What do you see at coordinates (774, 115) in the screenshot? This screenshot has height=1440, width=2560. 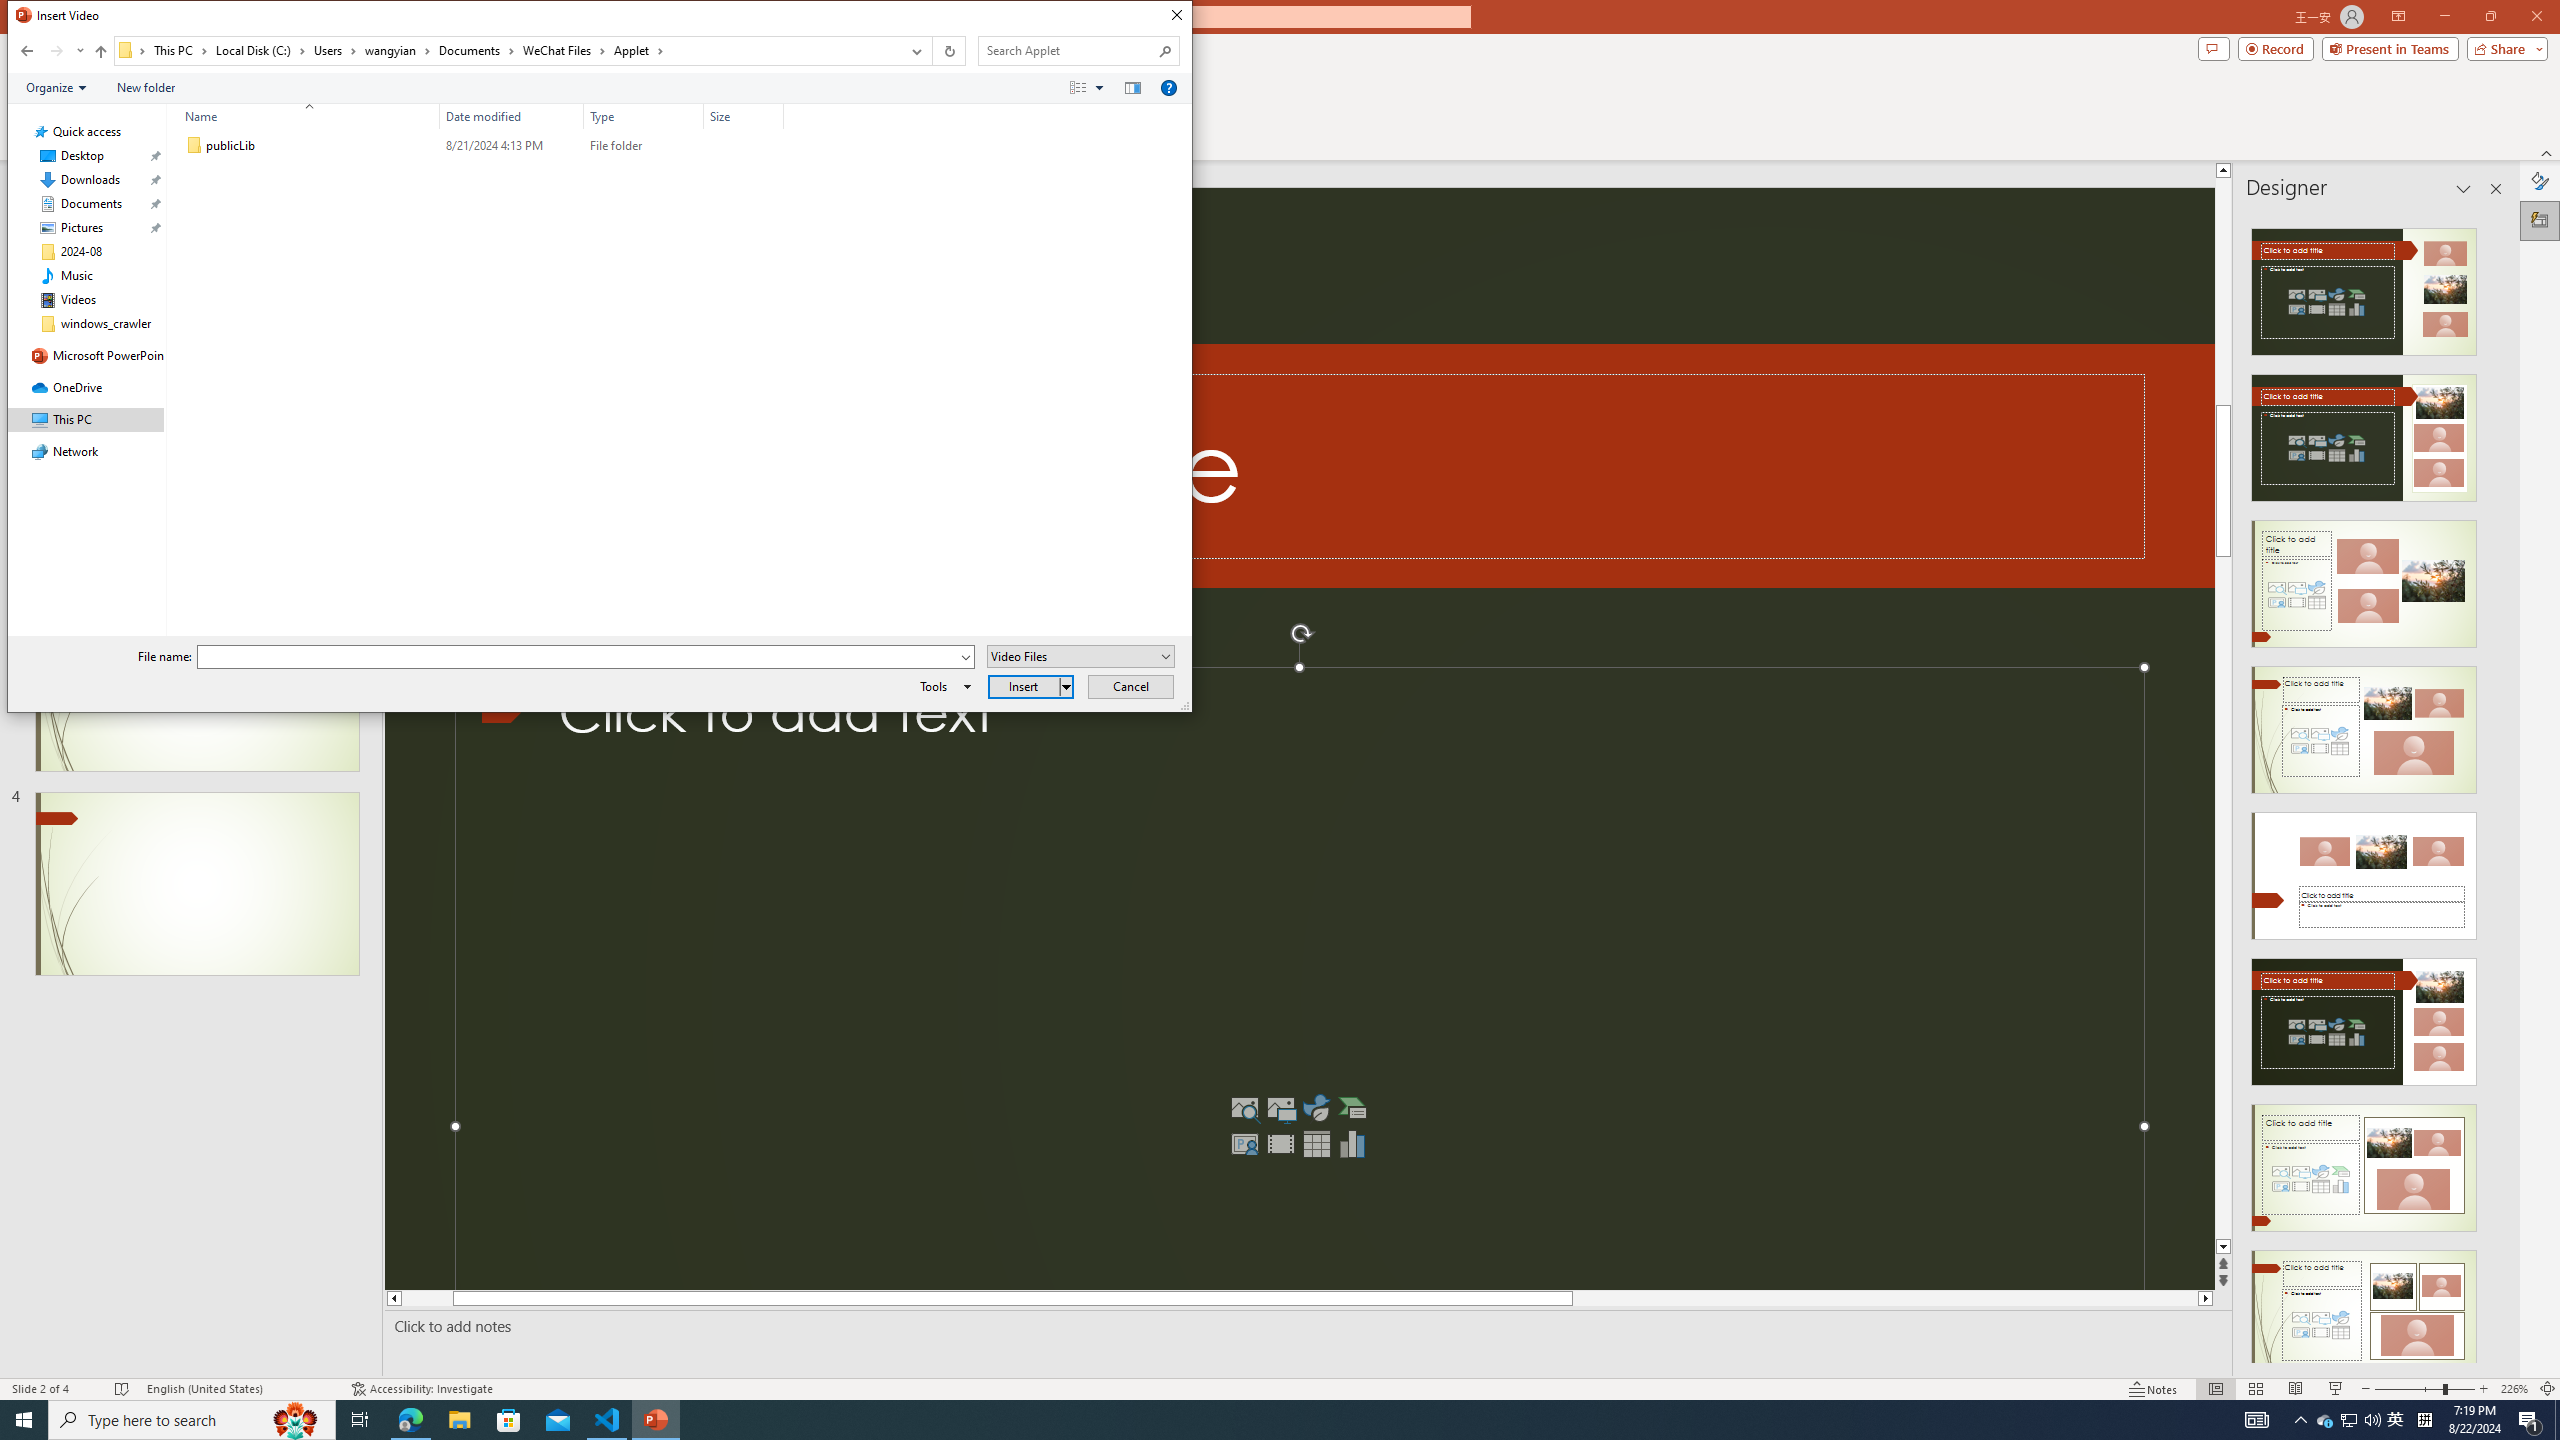 I see `'Filter dropdown'` at bounding box center [774, 115].